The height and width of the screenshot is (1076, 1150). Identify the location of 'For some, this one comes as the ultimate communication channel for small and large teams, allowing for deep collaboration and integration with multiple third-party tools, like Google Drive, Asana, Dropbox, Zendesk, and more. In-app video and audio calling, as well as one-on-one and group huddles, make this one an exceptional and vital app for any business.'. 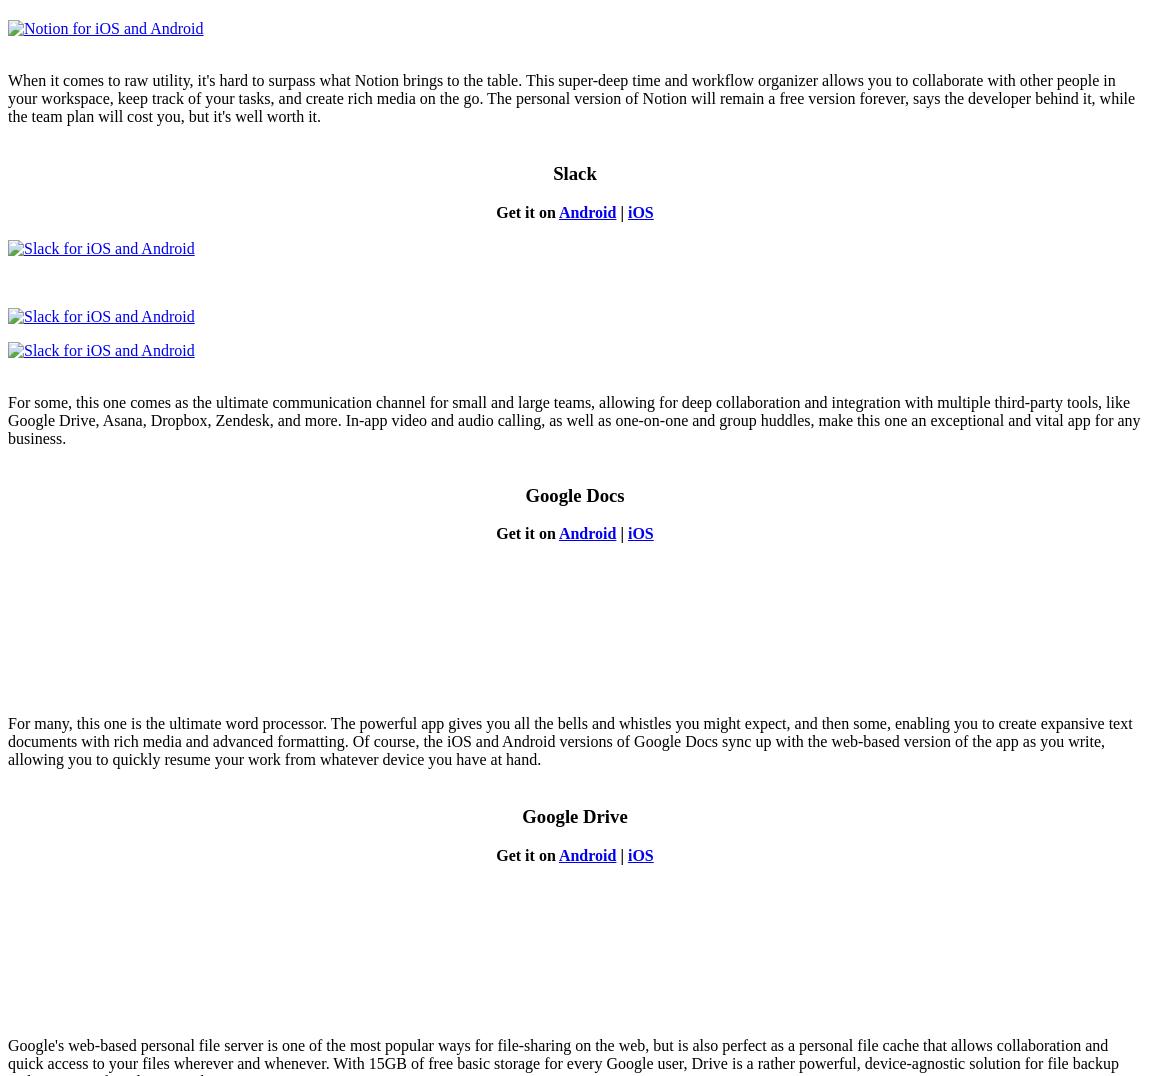
(573, 419).